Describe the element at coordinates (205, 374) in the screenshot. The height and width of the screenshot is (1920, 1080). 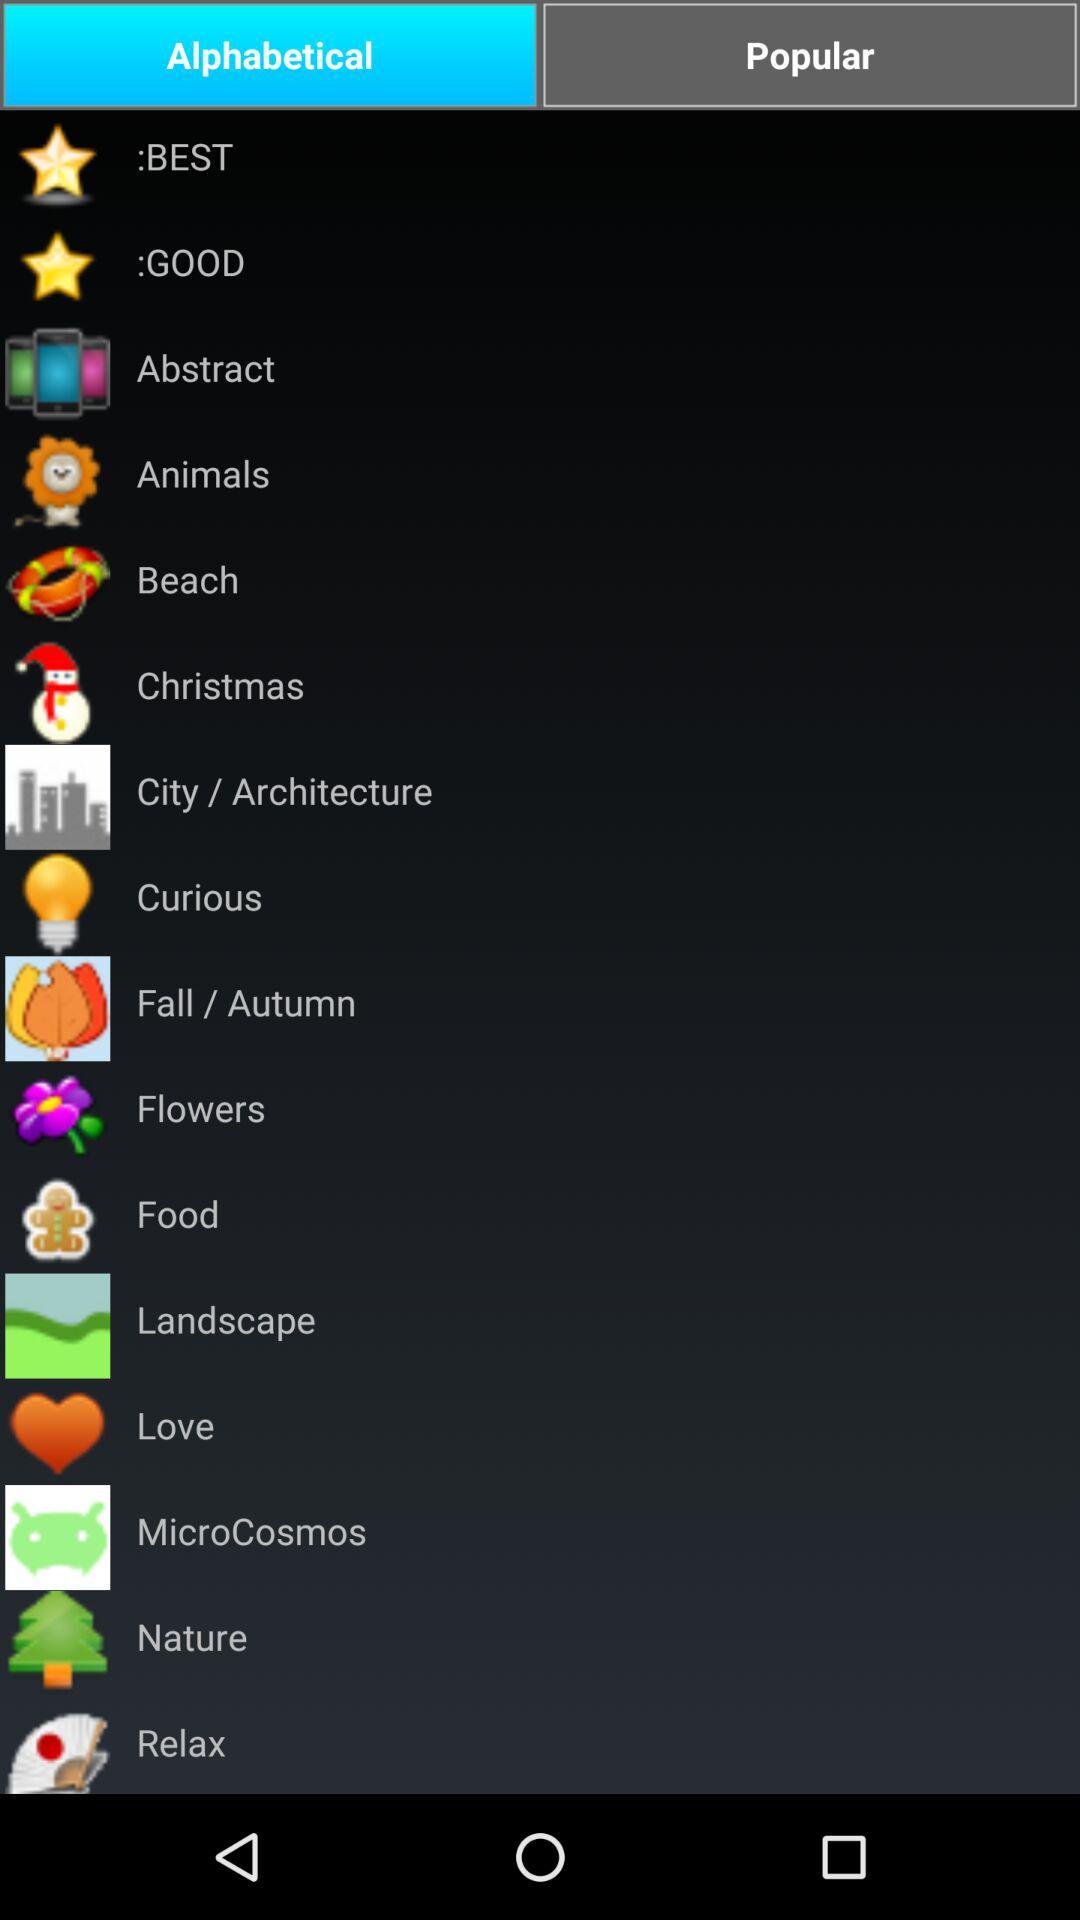
I see `abstract app` at that location.